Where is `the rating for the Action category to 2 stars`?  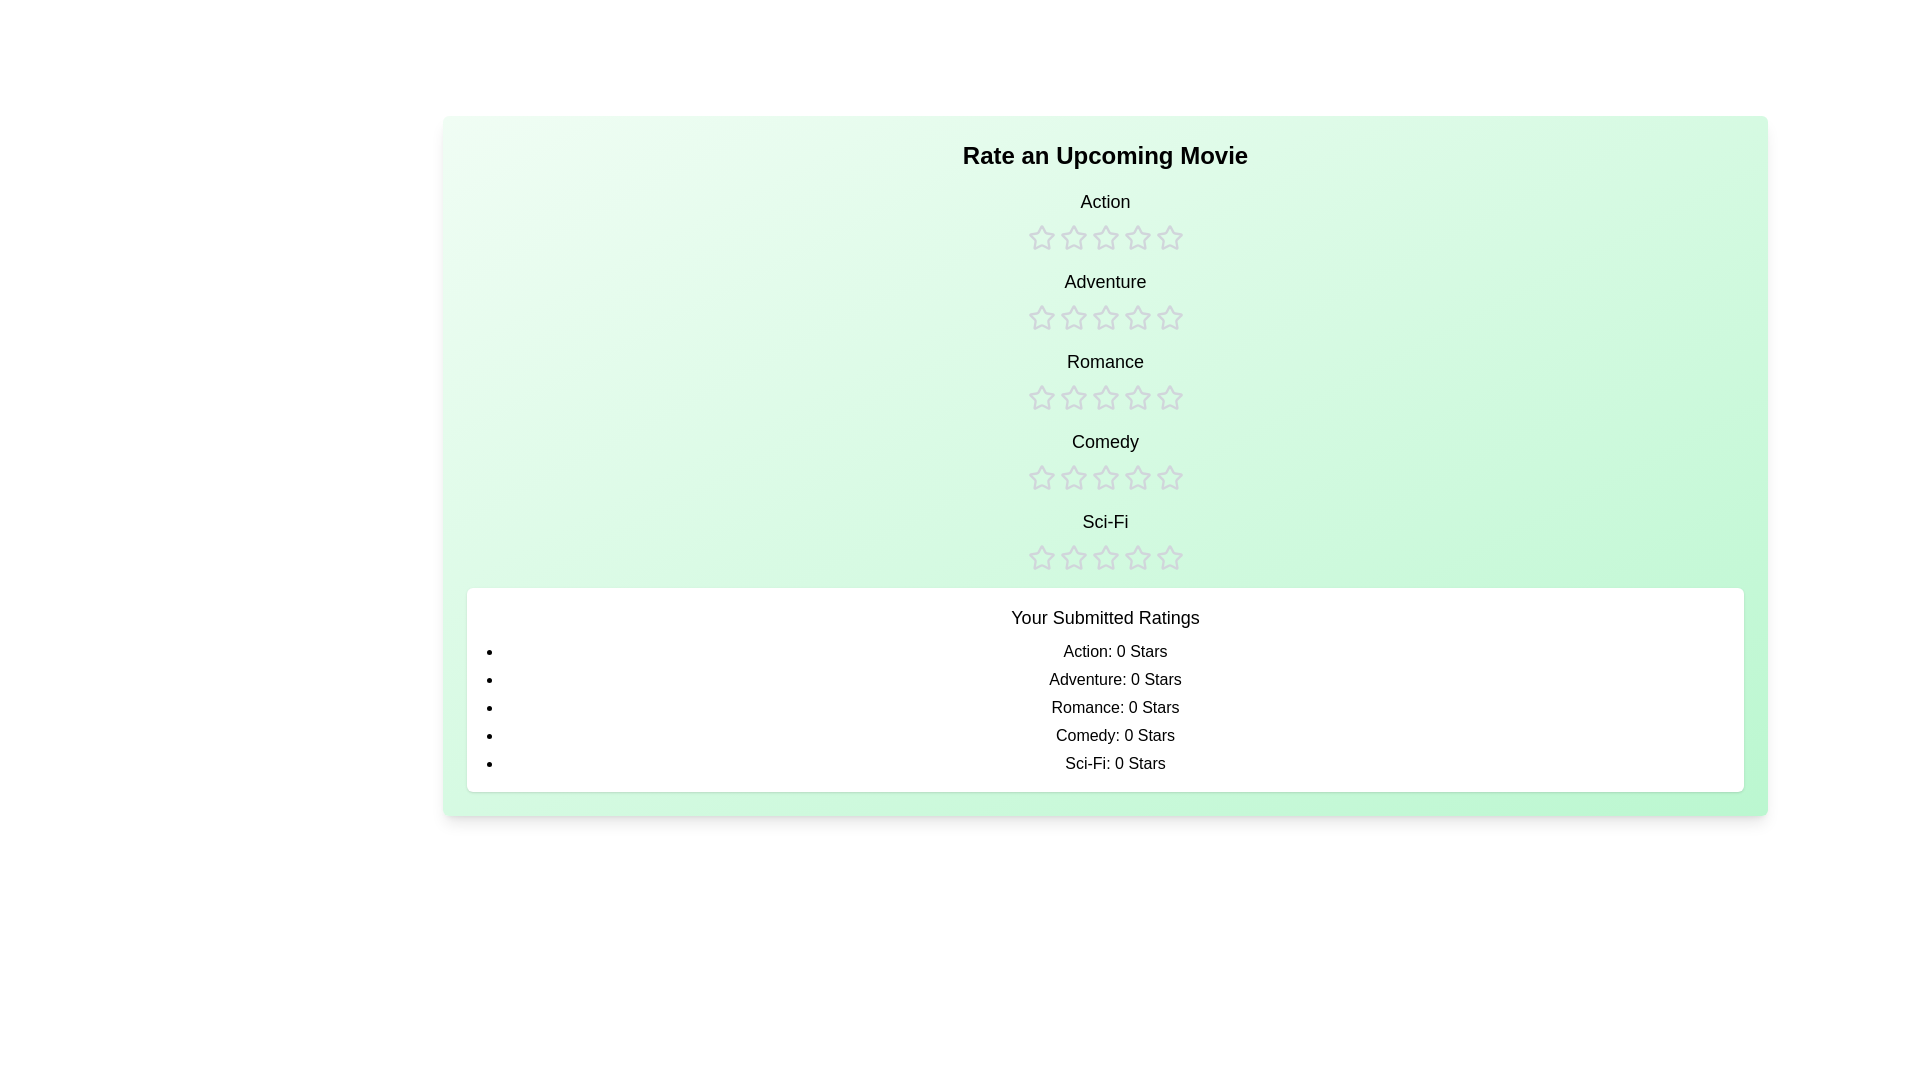 the rating for the Action category to 2 stars is located at coordinates (1072, 219).